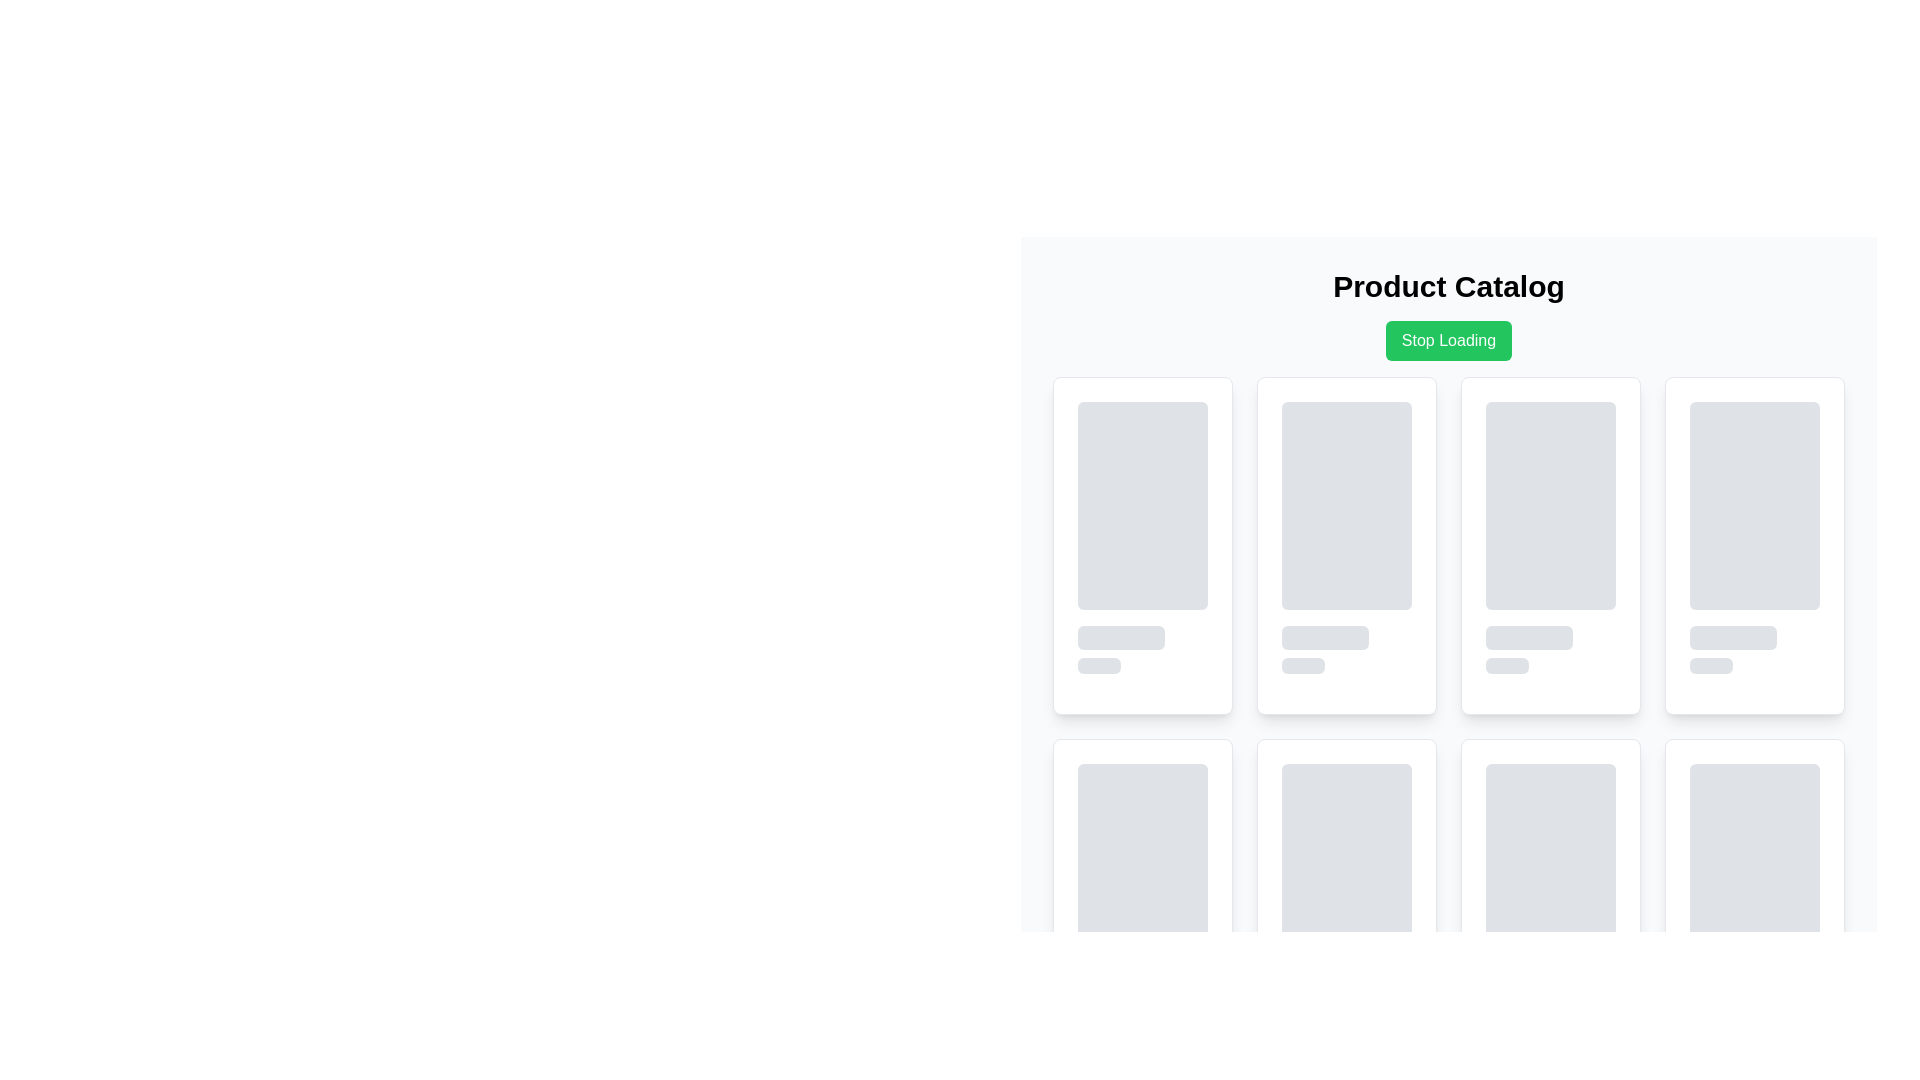  Describe the element at coordinates (1142, 504) in the screenshot. I see `the uppermost placeholder box` at that location.